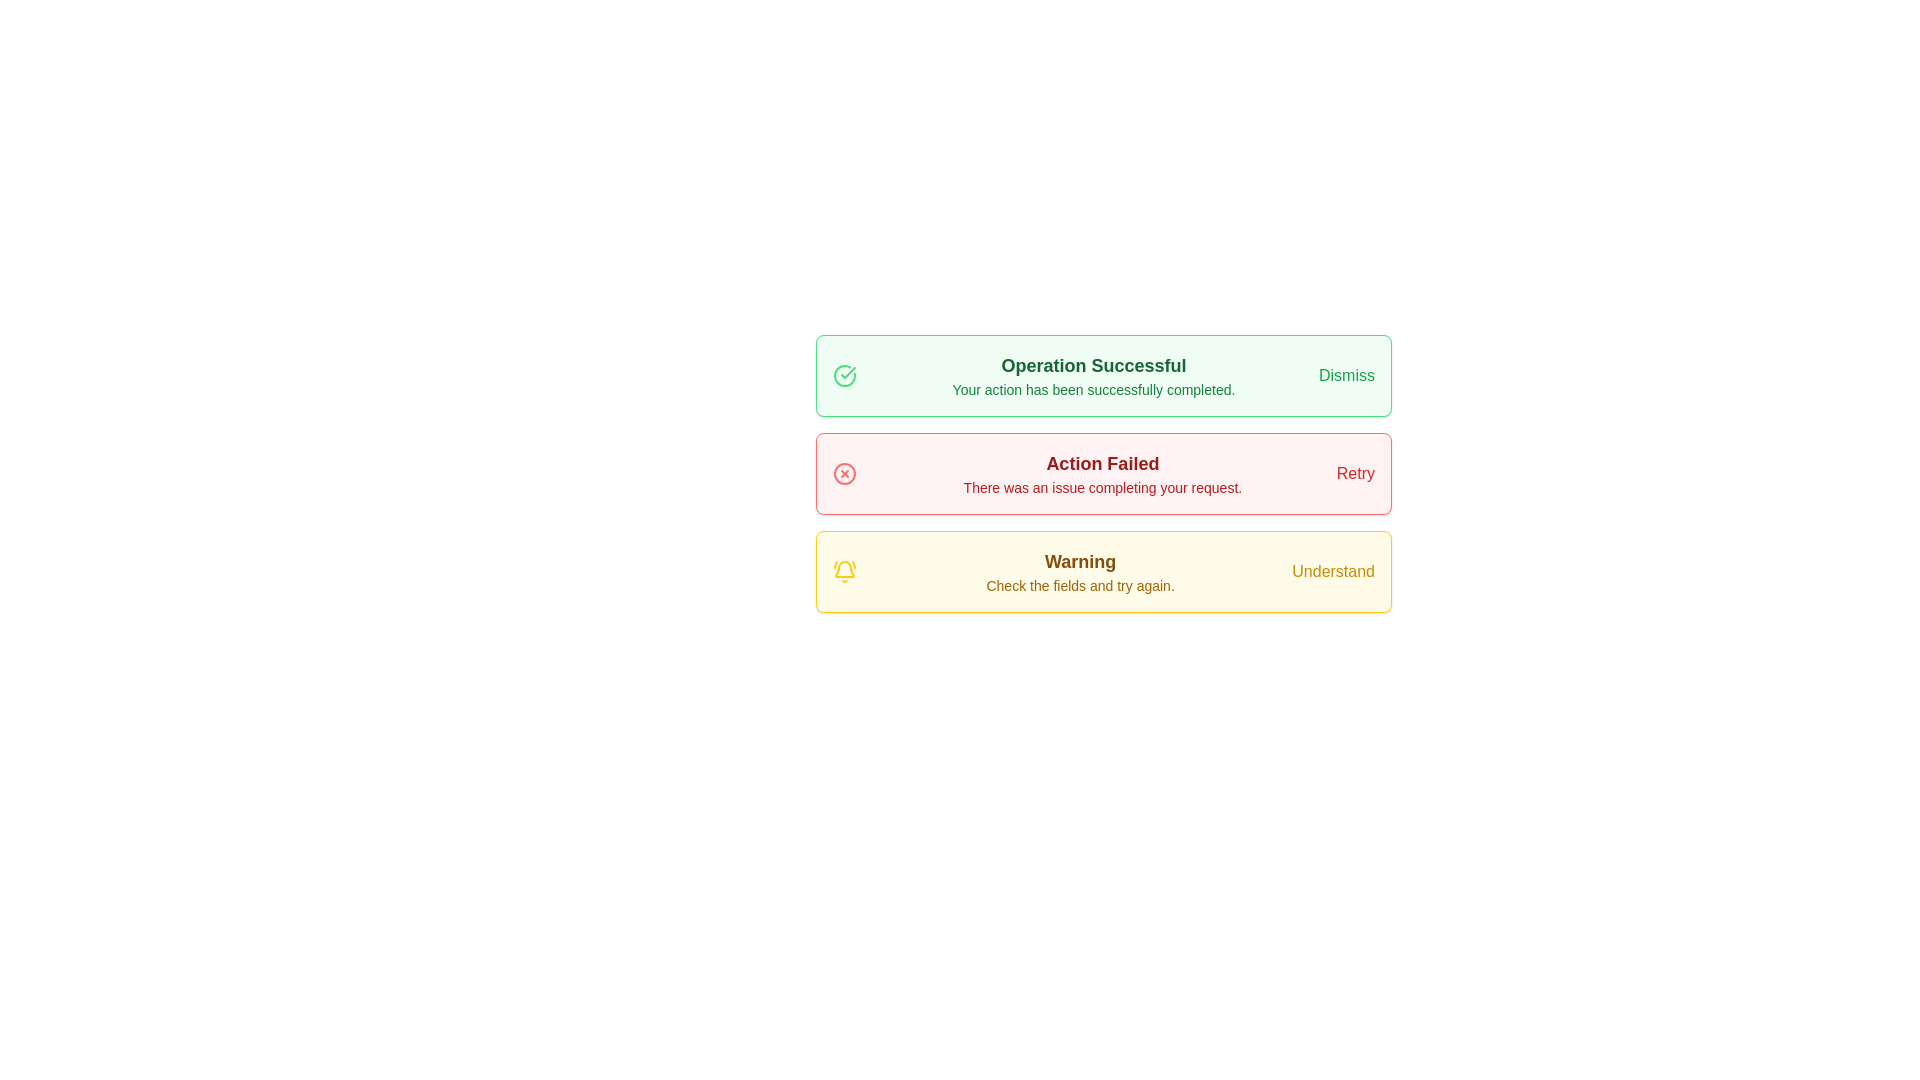  Describe the element at coordinates (1347, 375) in the screenshot. I see `the dismiss button located to the right of the green notification box displaying 'Operation Successful - Your action has been successfully completed.'` at that location.